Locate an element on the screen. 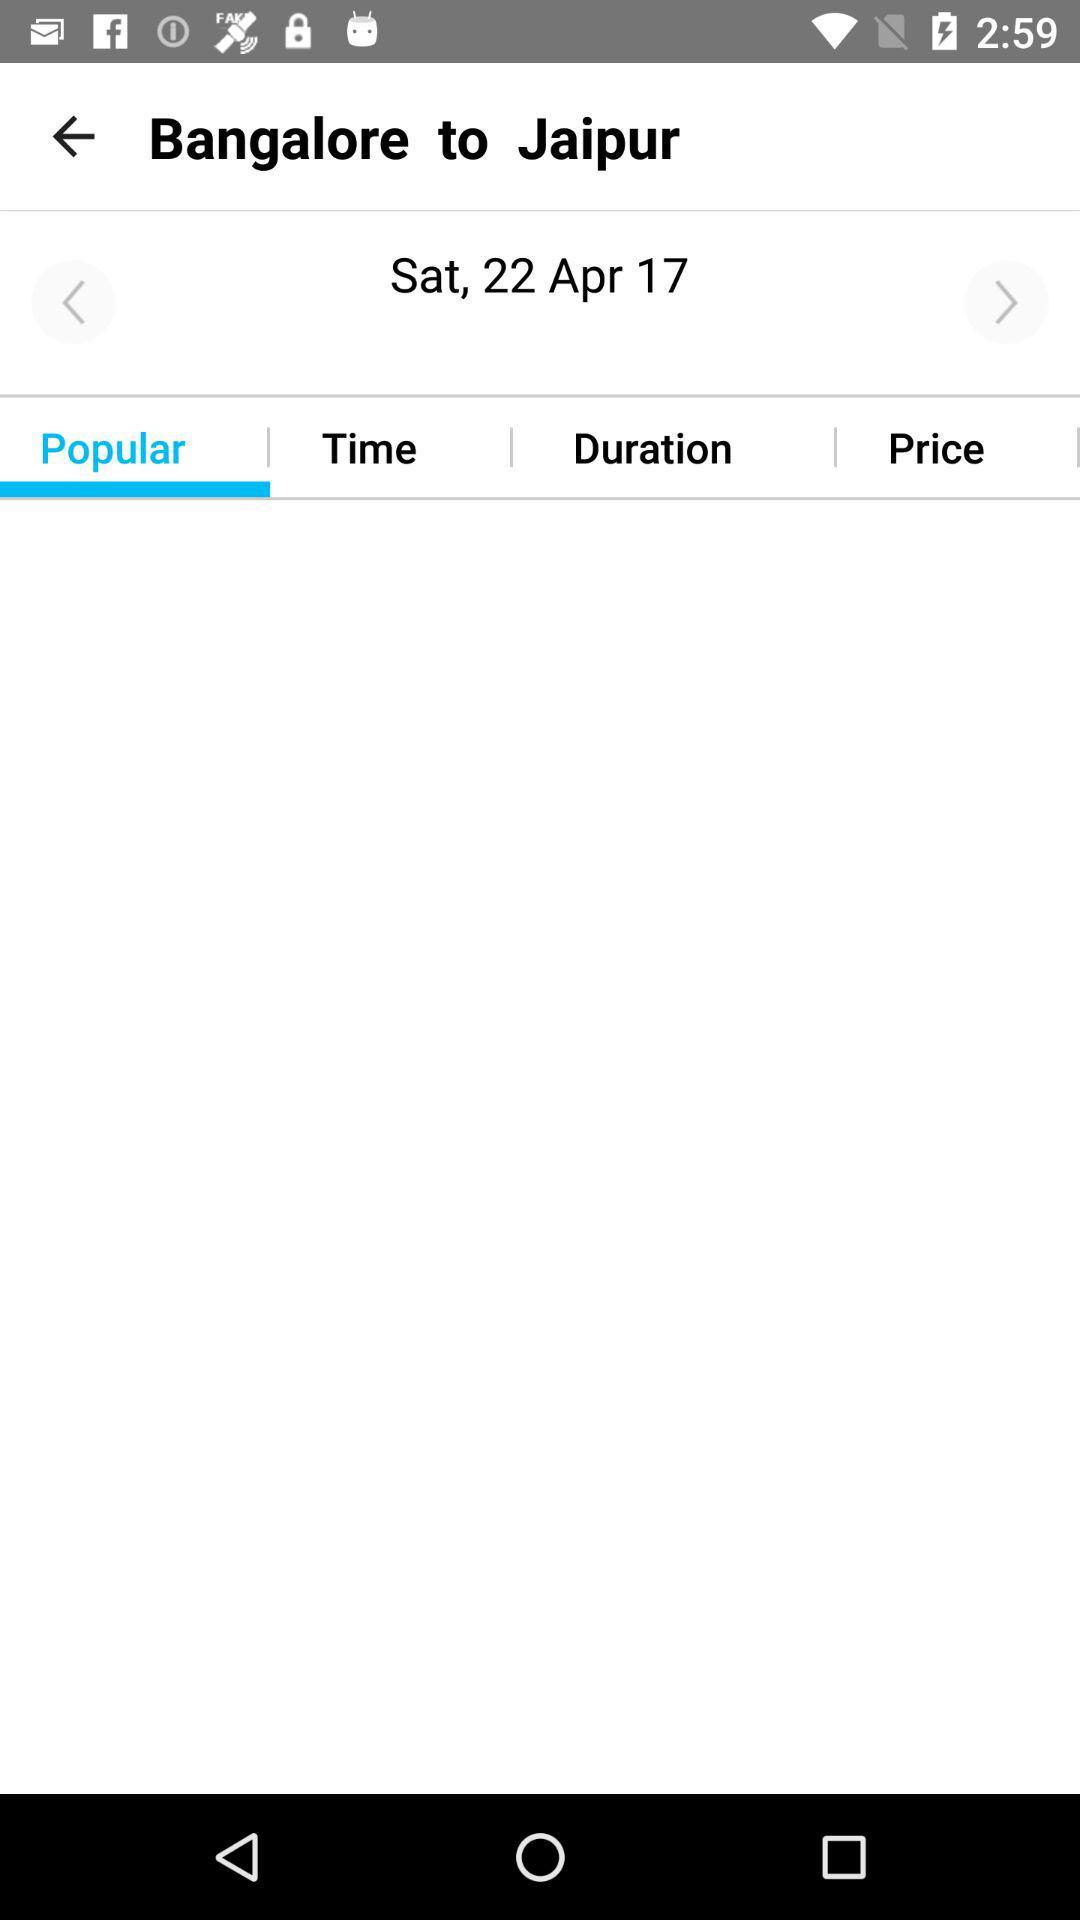 The height and width of the screenshot is (1920, 1080). the arrow_backward icon is located at coordinates (72, 301).